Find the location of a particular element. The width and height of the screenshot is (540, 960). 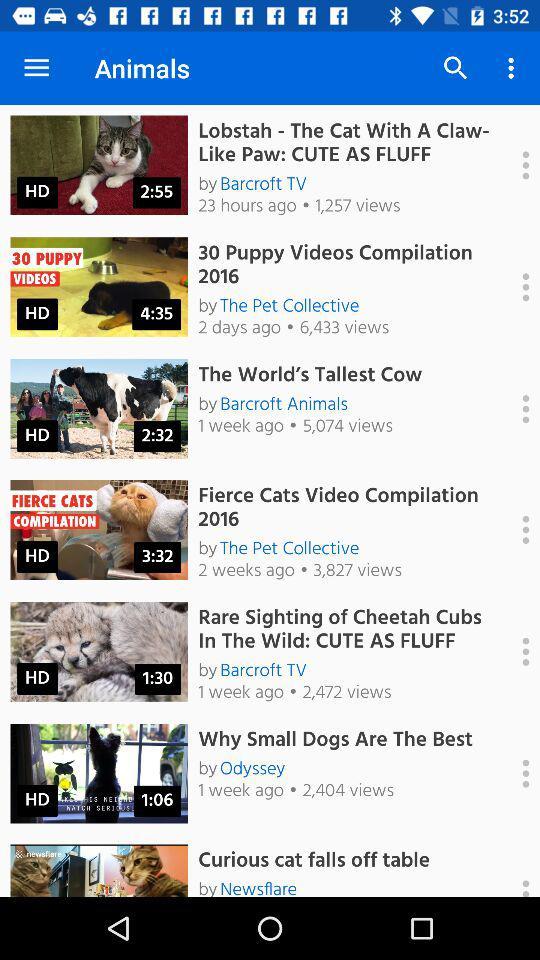

to play next is located at coordinates (515, 528).